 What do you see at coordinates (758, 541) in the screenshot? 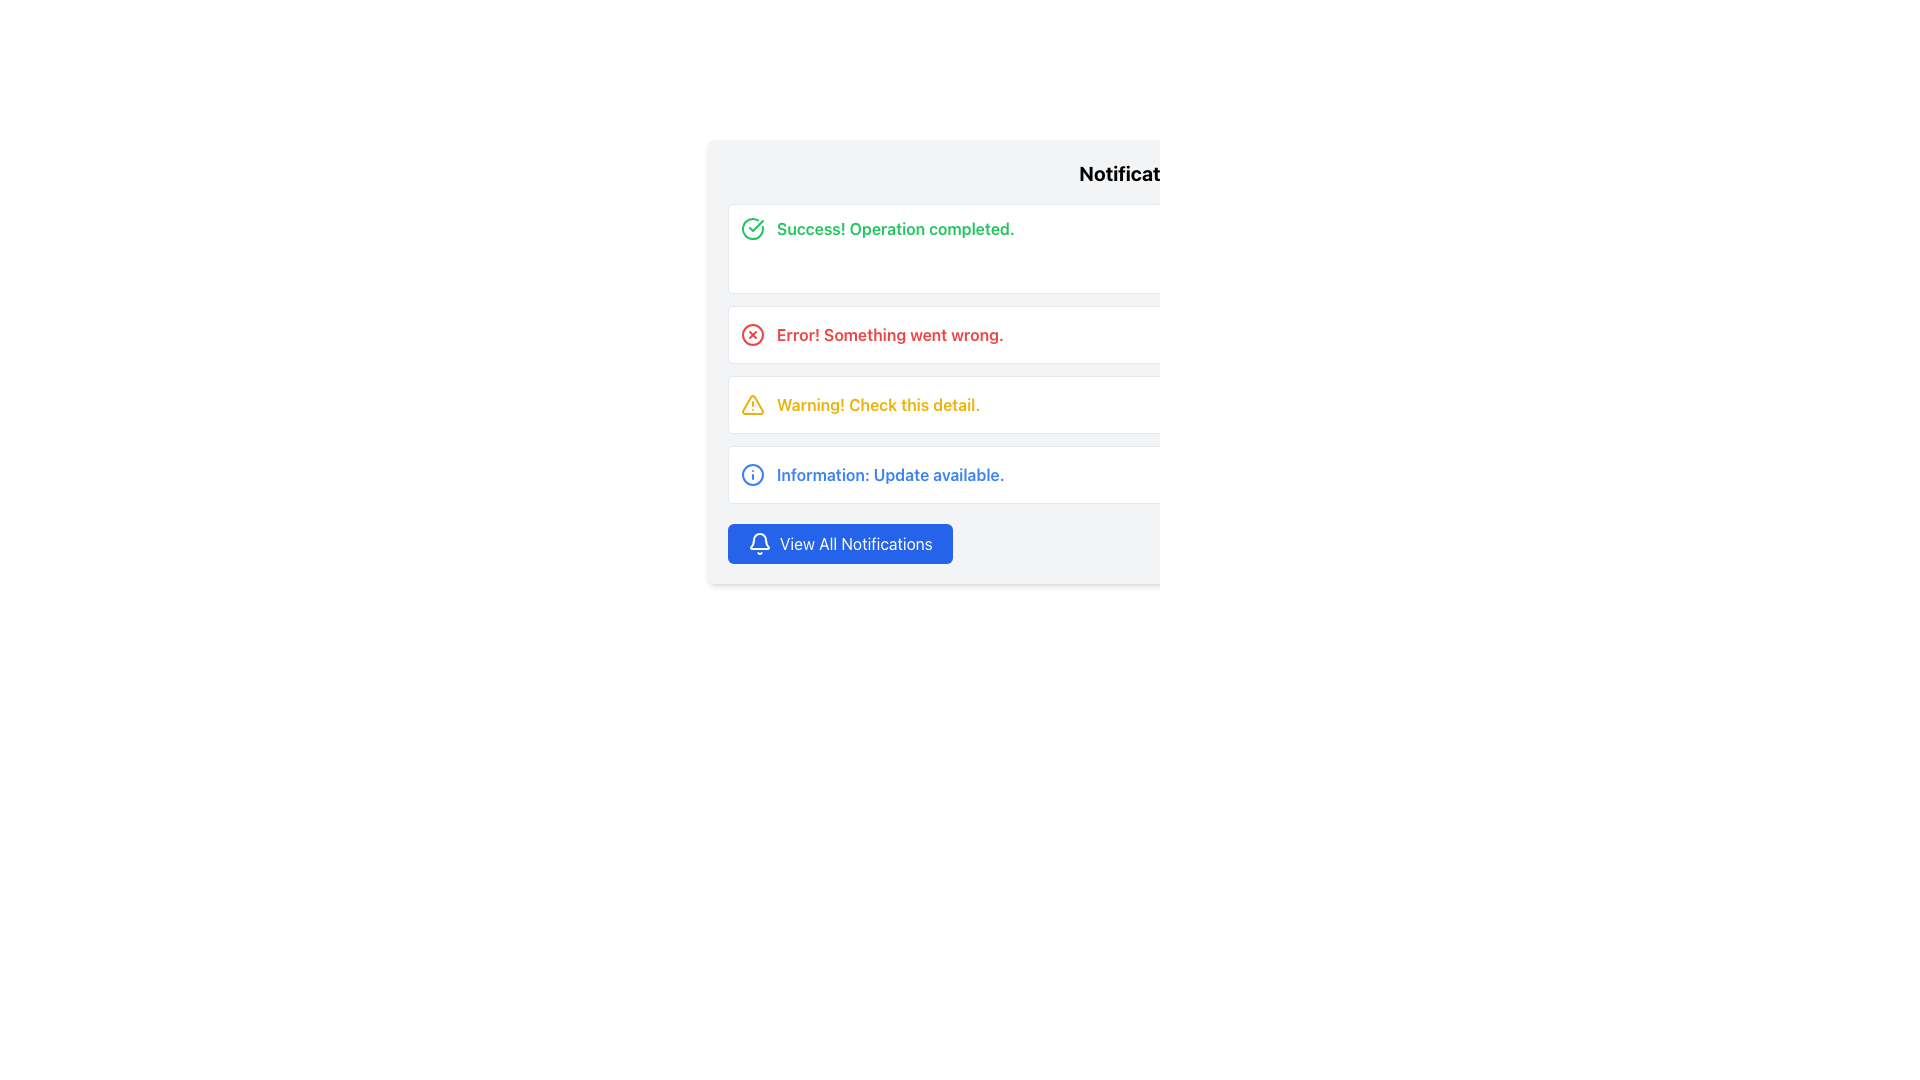
I see `the bottom arc of the bell icon, which is part of the notification symbol located inside the blue button at the bottom of the notification panel` at bounding box center [758, 541].